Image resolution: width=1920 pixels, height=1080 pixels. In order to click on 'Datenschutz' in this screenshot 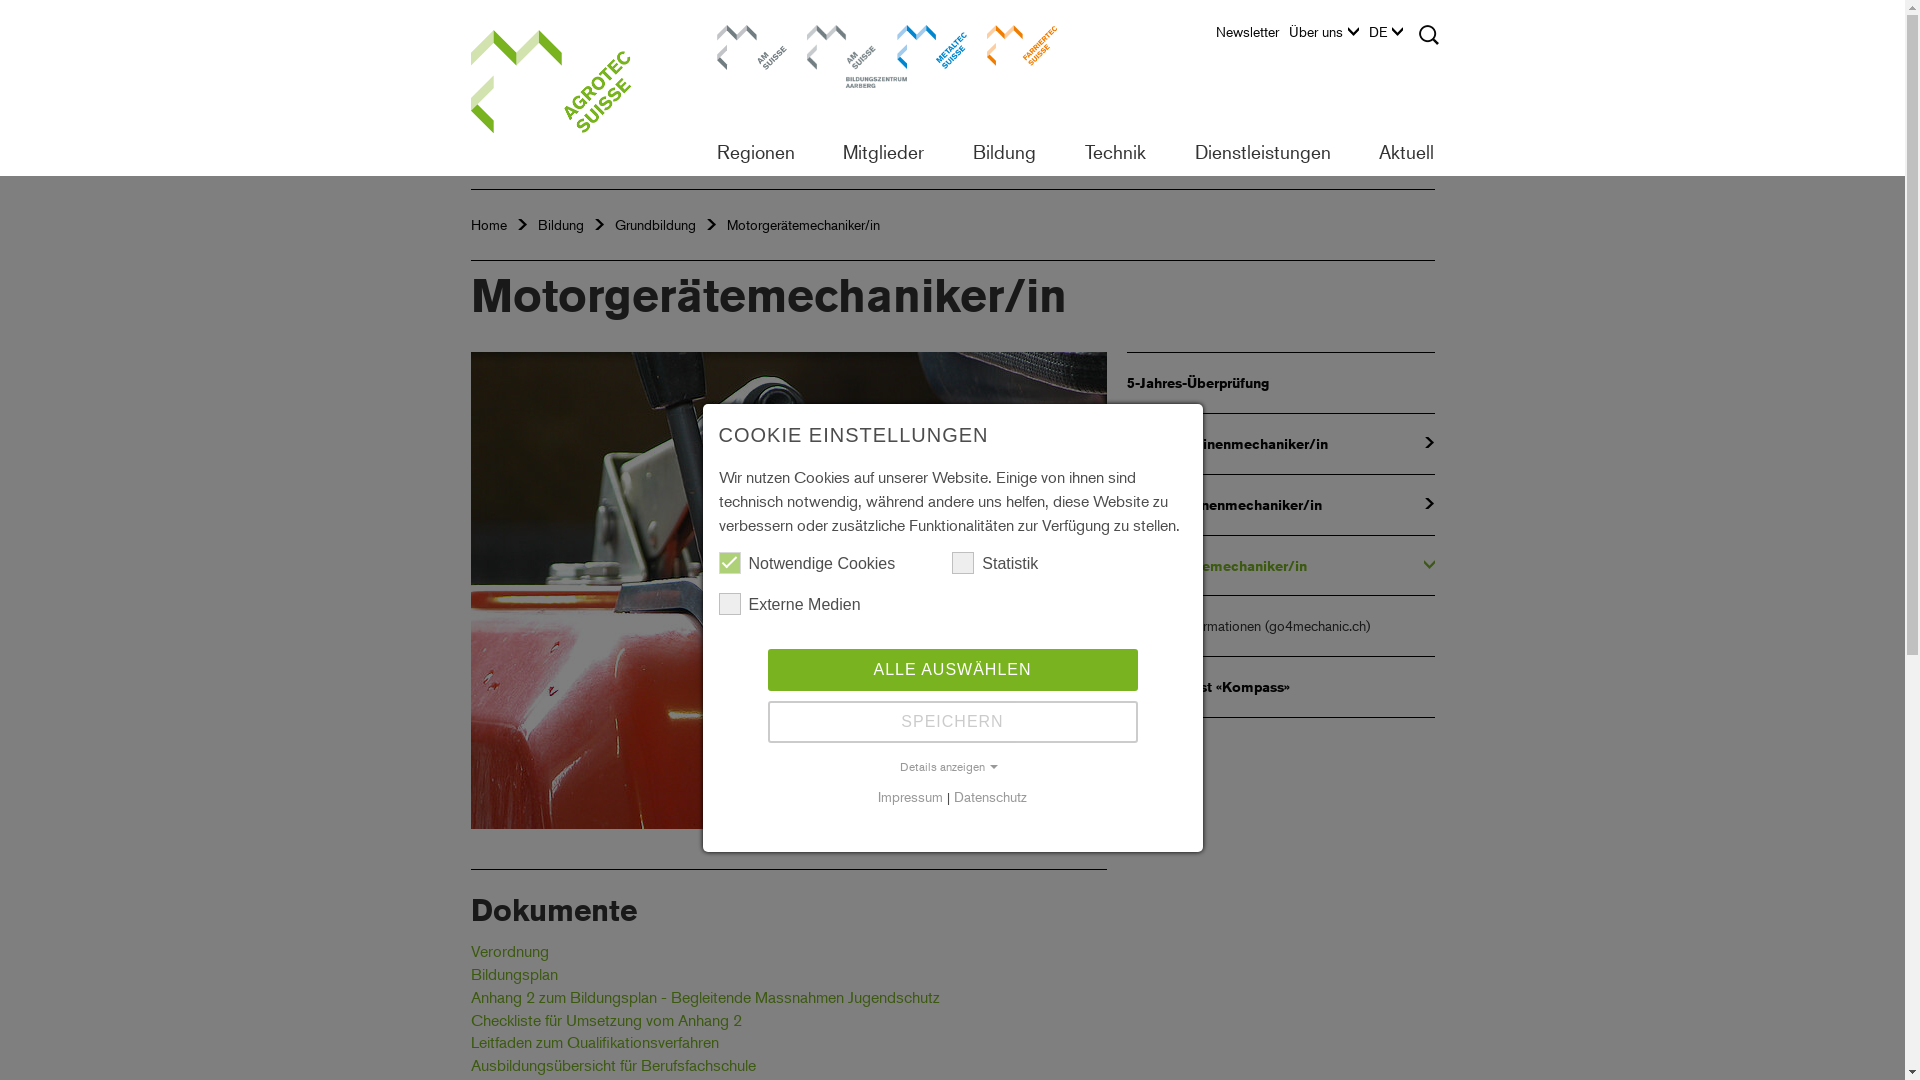, I will do `click(990, 795)`.